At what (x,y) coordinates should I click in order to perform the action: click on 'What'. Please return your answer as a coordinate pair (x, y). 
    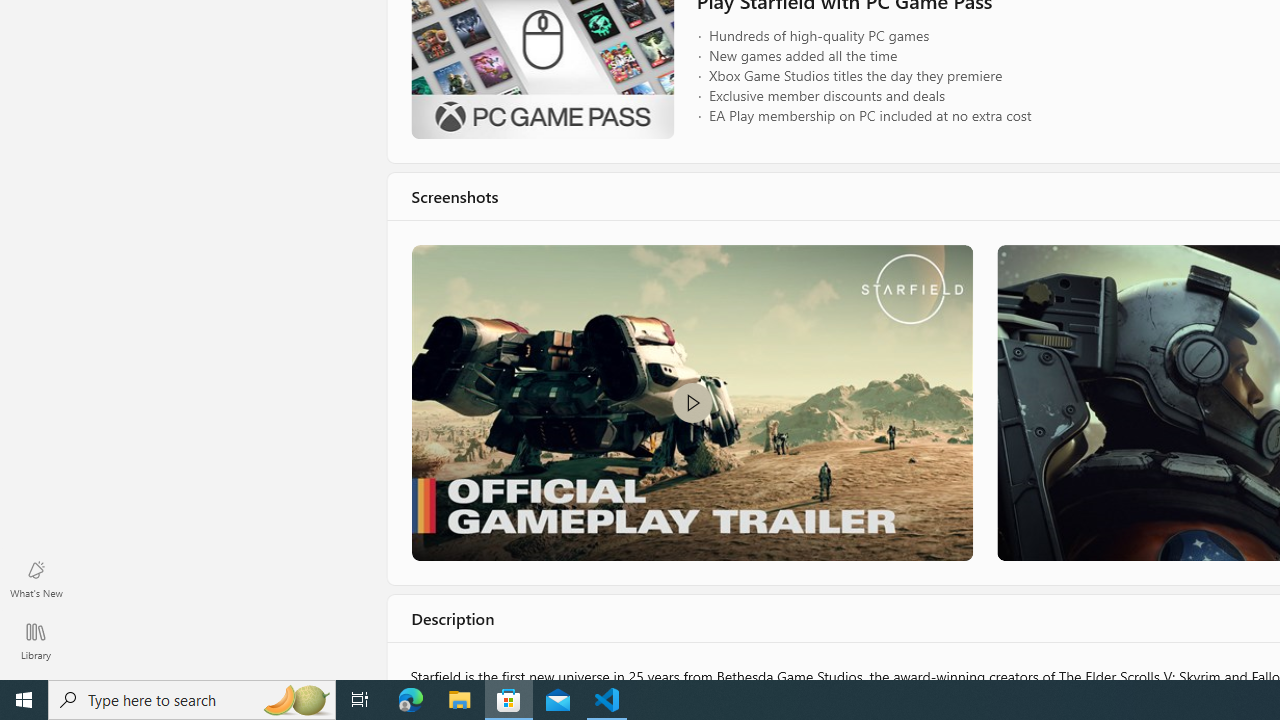
    Looking at the image, I should click on (35, 578).